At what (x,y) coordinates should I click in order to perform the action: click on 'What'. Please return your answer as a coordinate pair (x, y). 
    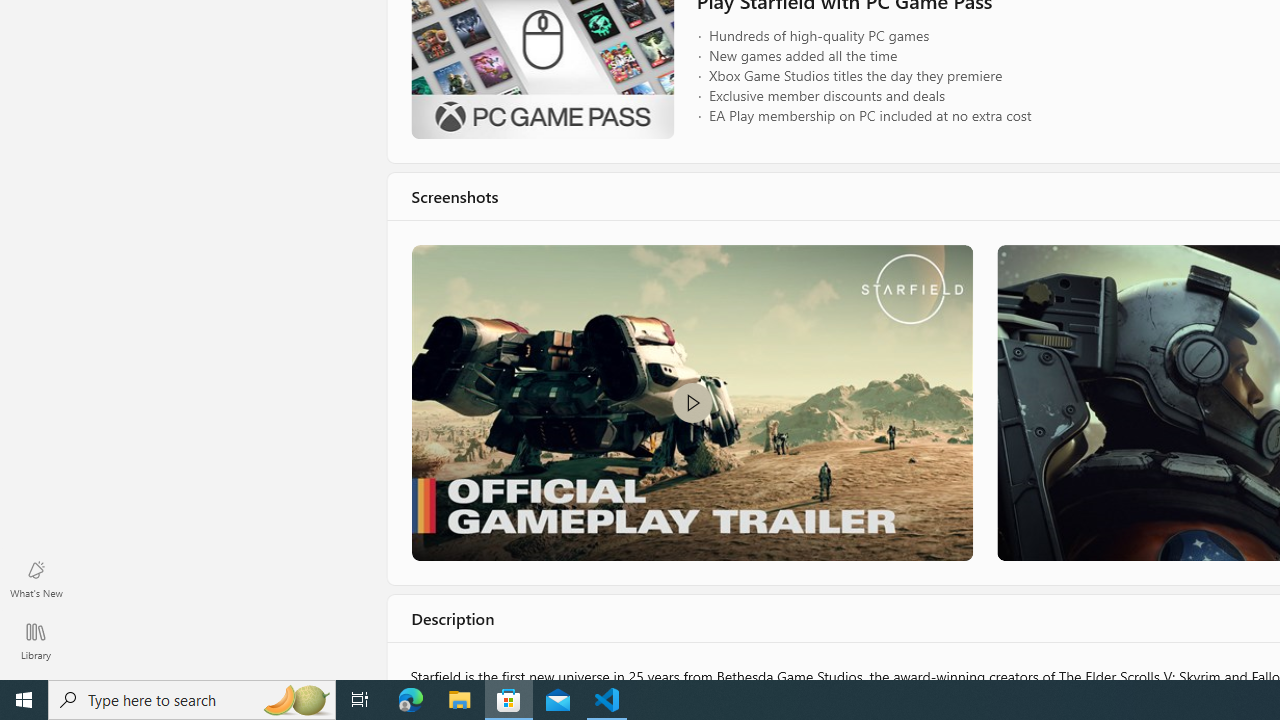
    Looking at the image, I should click on (35, 578).